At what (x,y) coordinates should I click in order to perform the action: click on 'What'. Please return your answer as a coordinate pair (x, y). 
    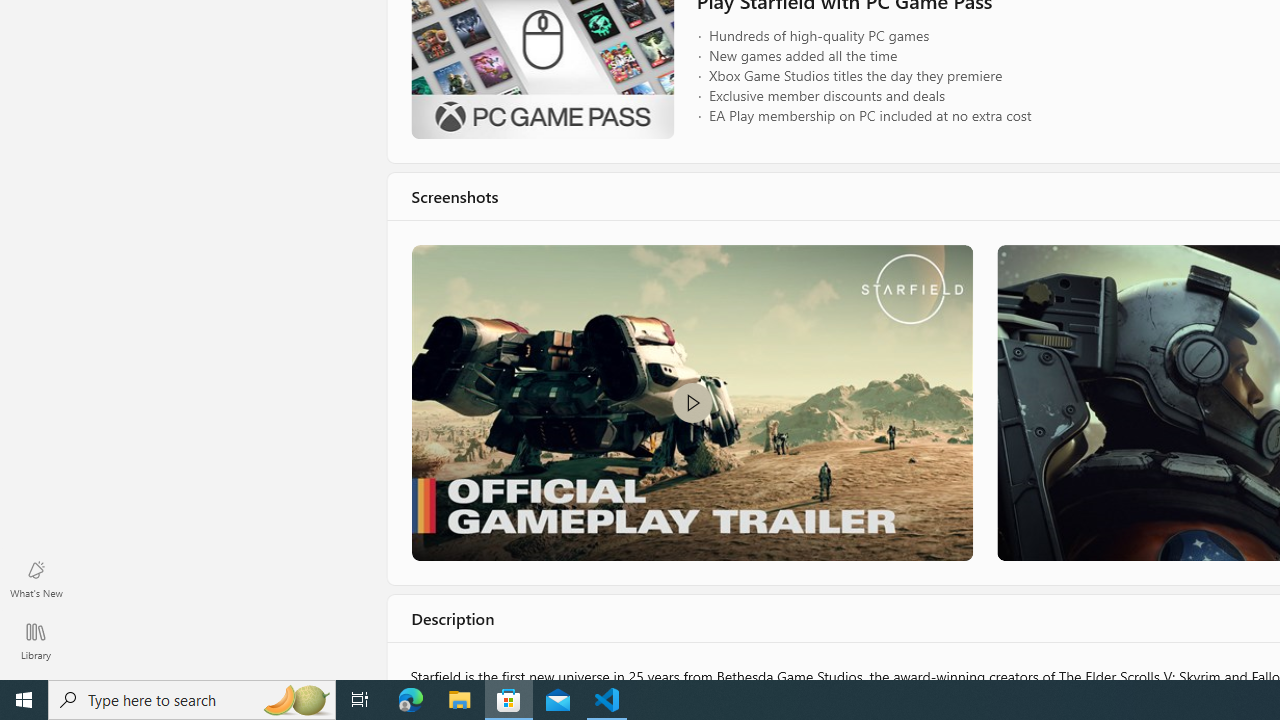
    Looking at the image, I should click on (35, 578).